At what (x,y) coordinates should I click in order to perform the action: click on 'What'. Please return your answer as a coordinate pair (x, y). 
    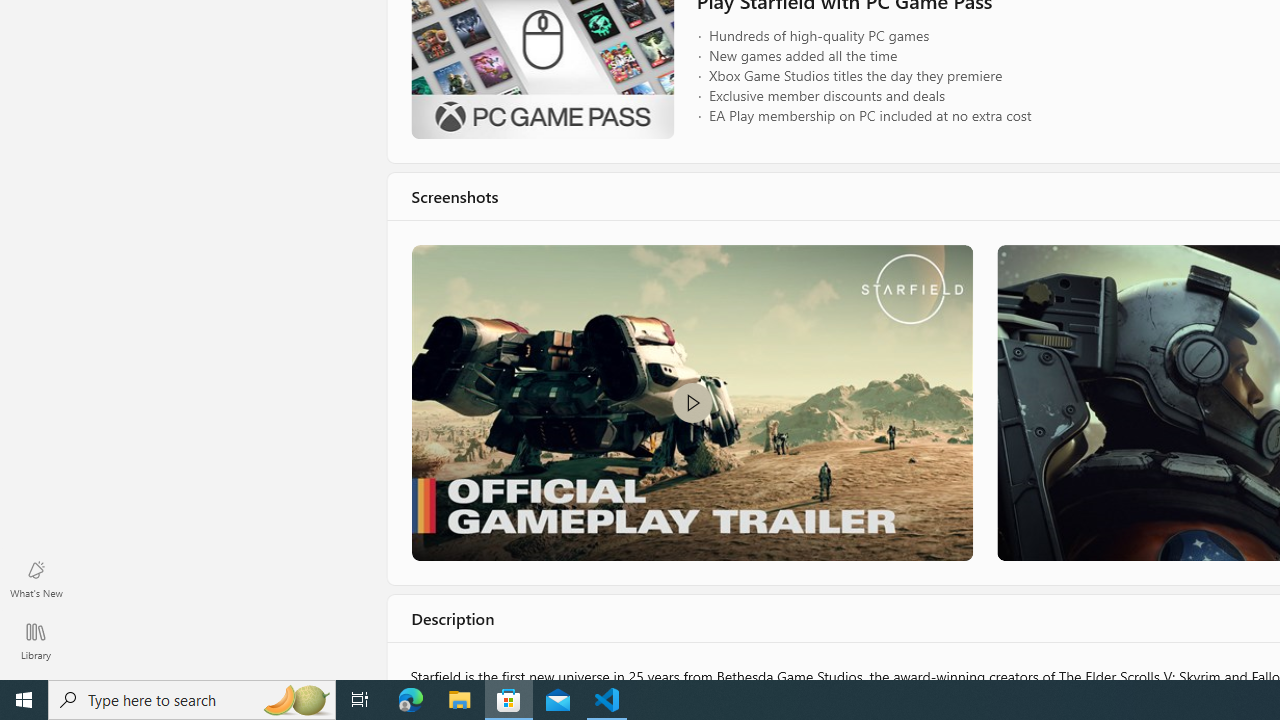
    Looking at the image, I should click on (35, 578).